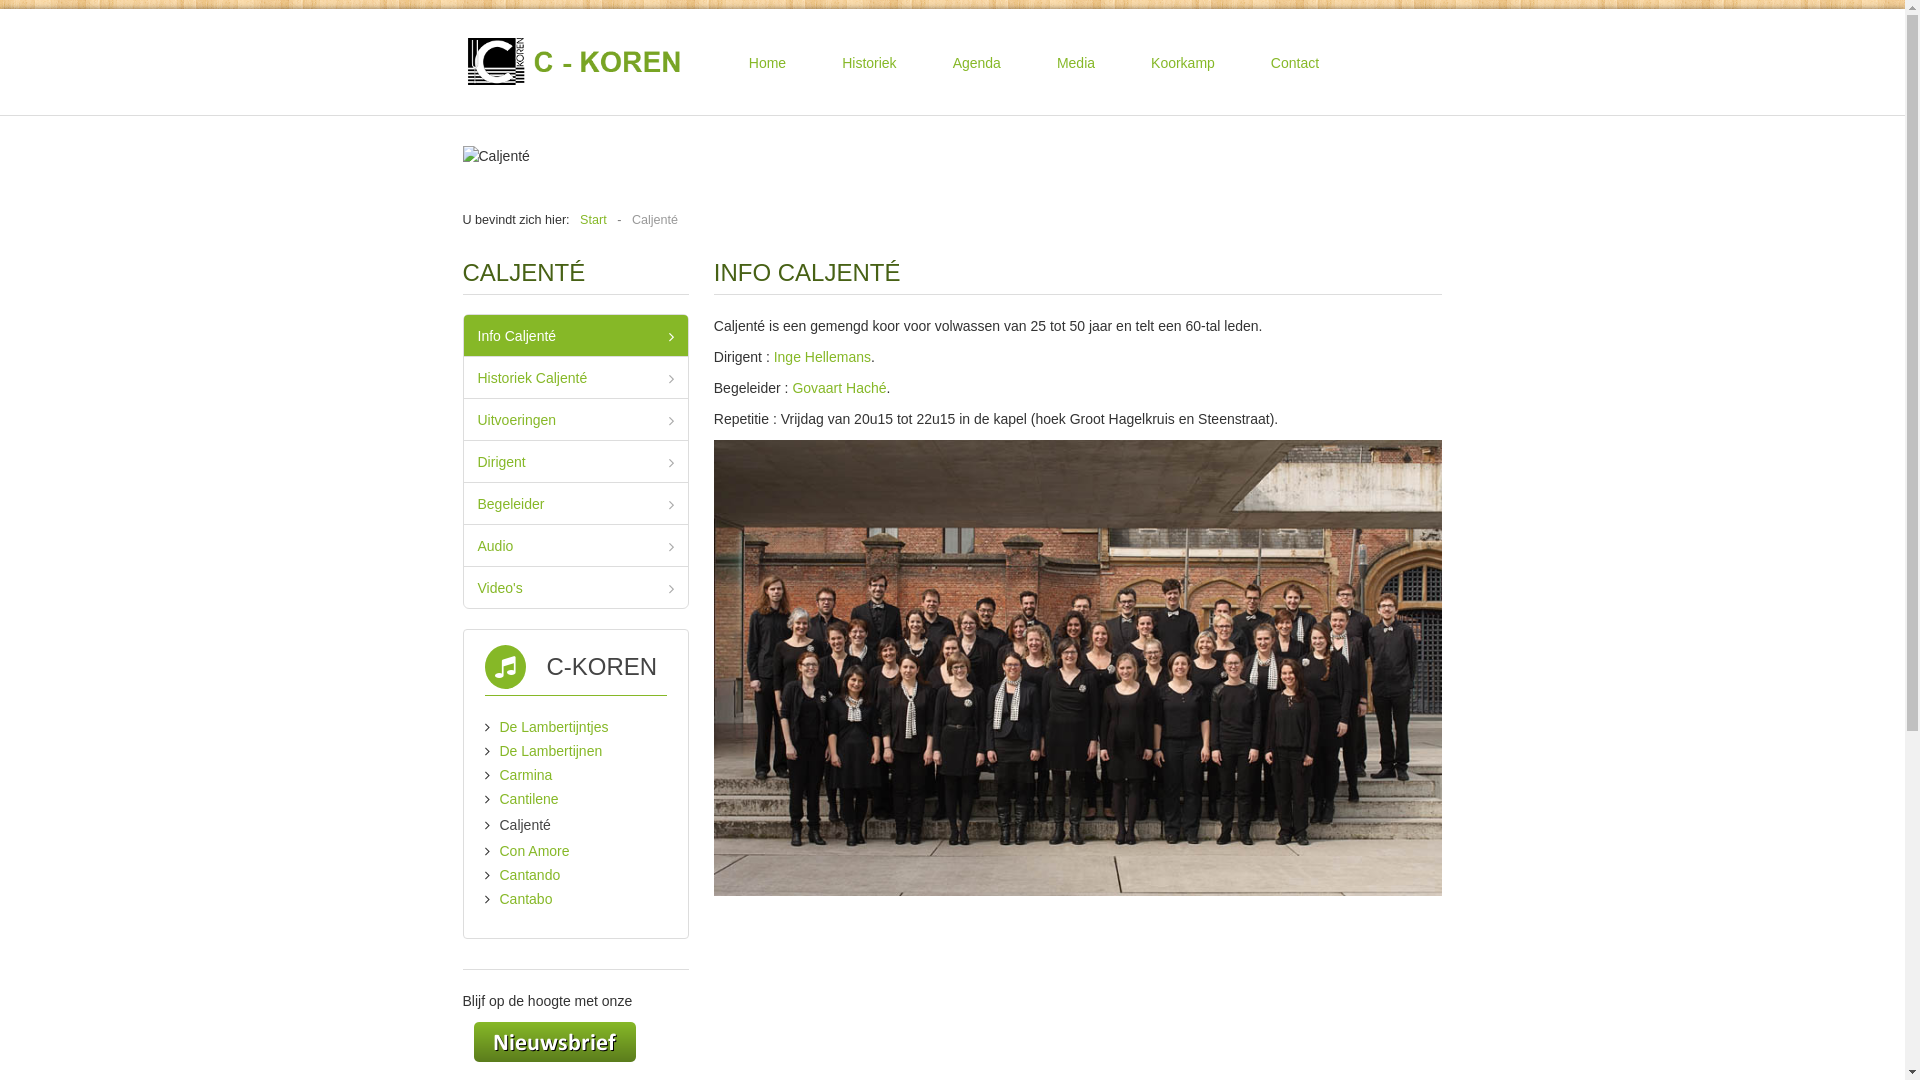 This screenshot has height=1080, width=1920. Describe the element at coordinates (1248, 61) in the screenshot. I see `'Contact'` at that location.